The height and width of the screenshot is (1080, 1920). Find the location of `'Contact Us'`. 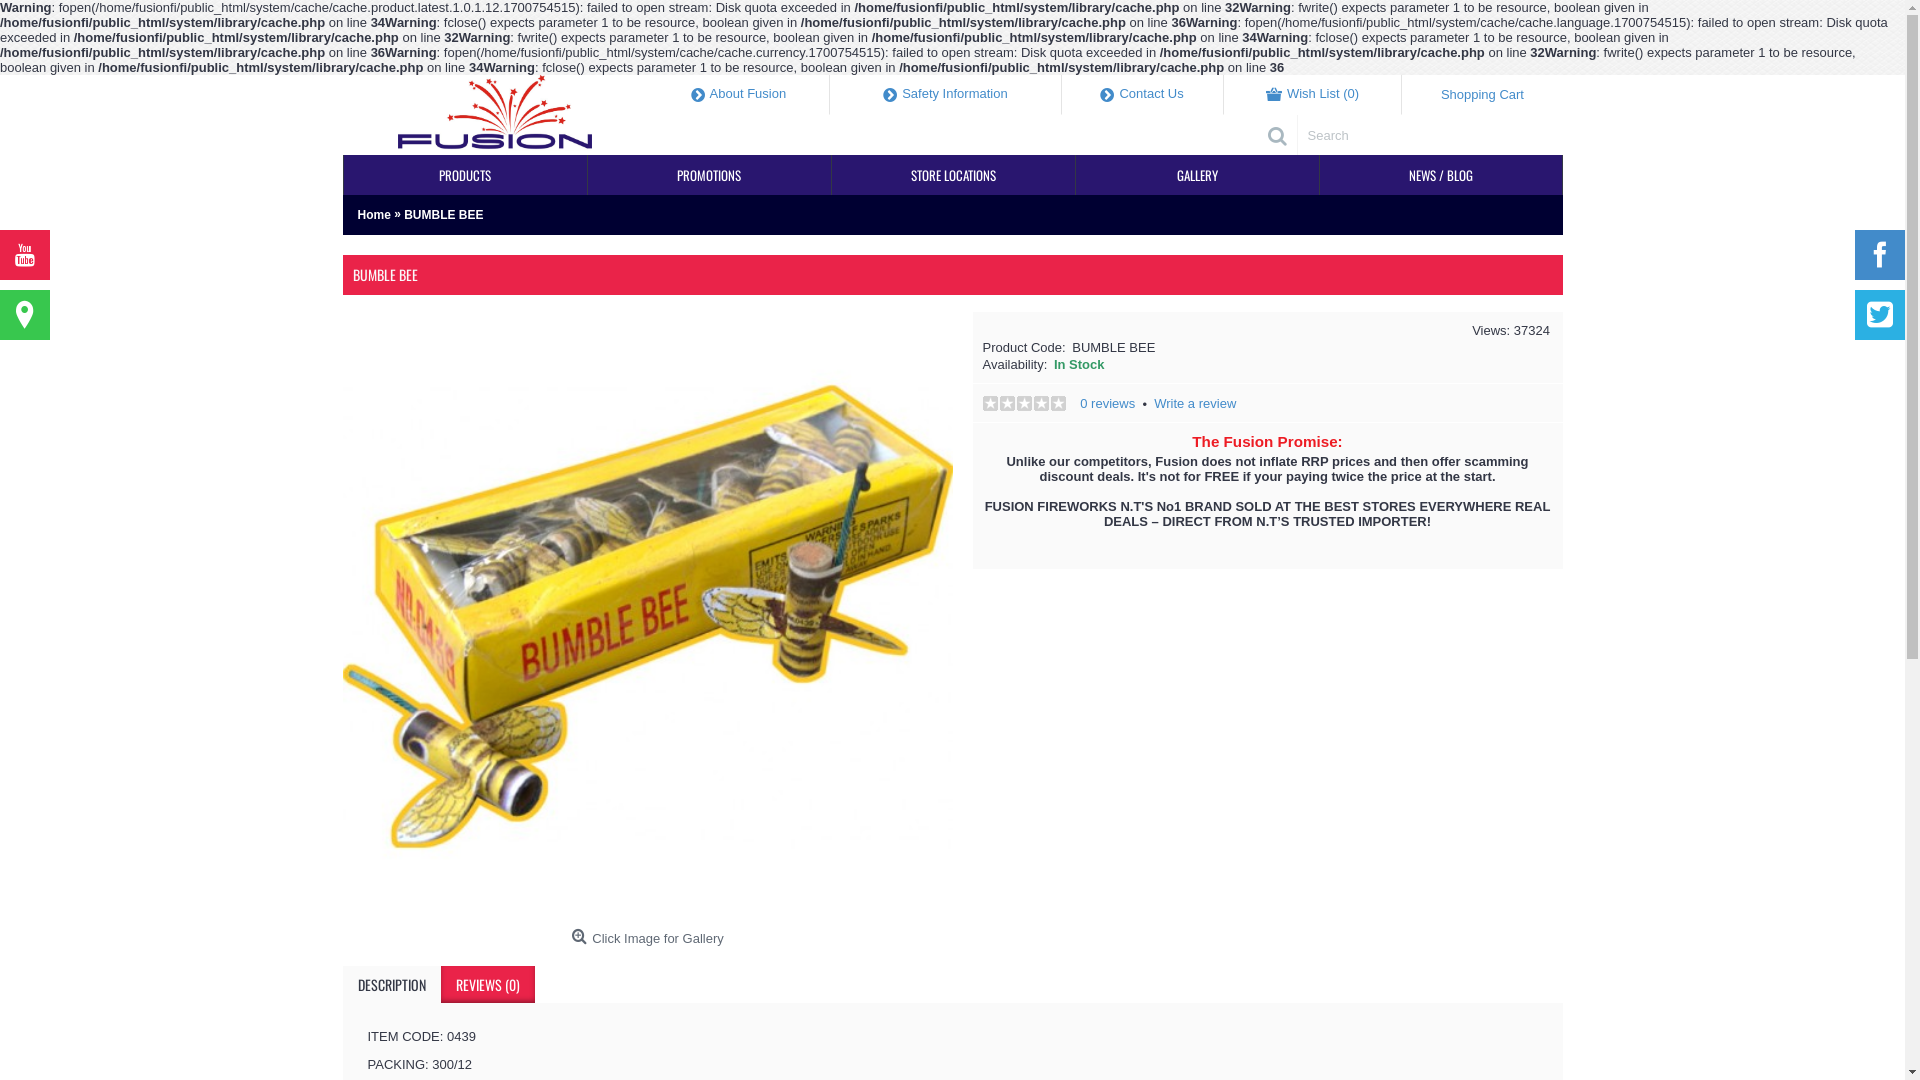

'Contact Us' is located at coordinates (1060, 95).